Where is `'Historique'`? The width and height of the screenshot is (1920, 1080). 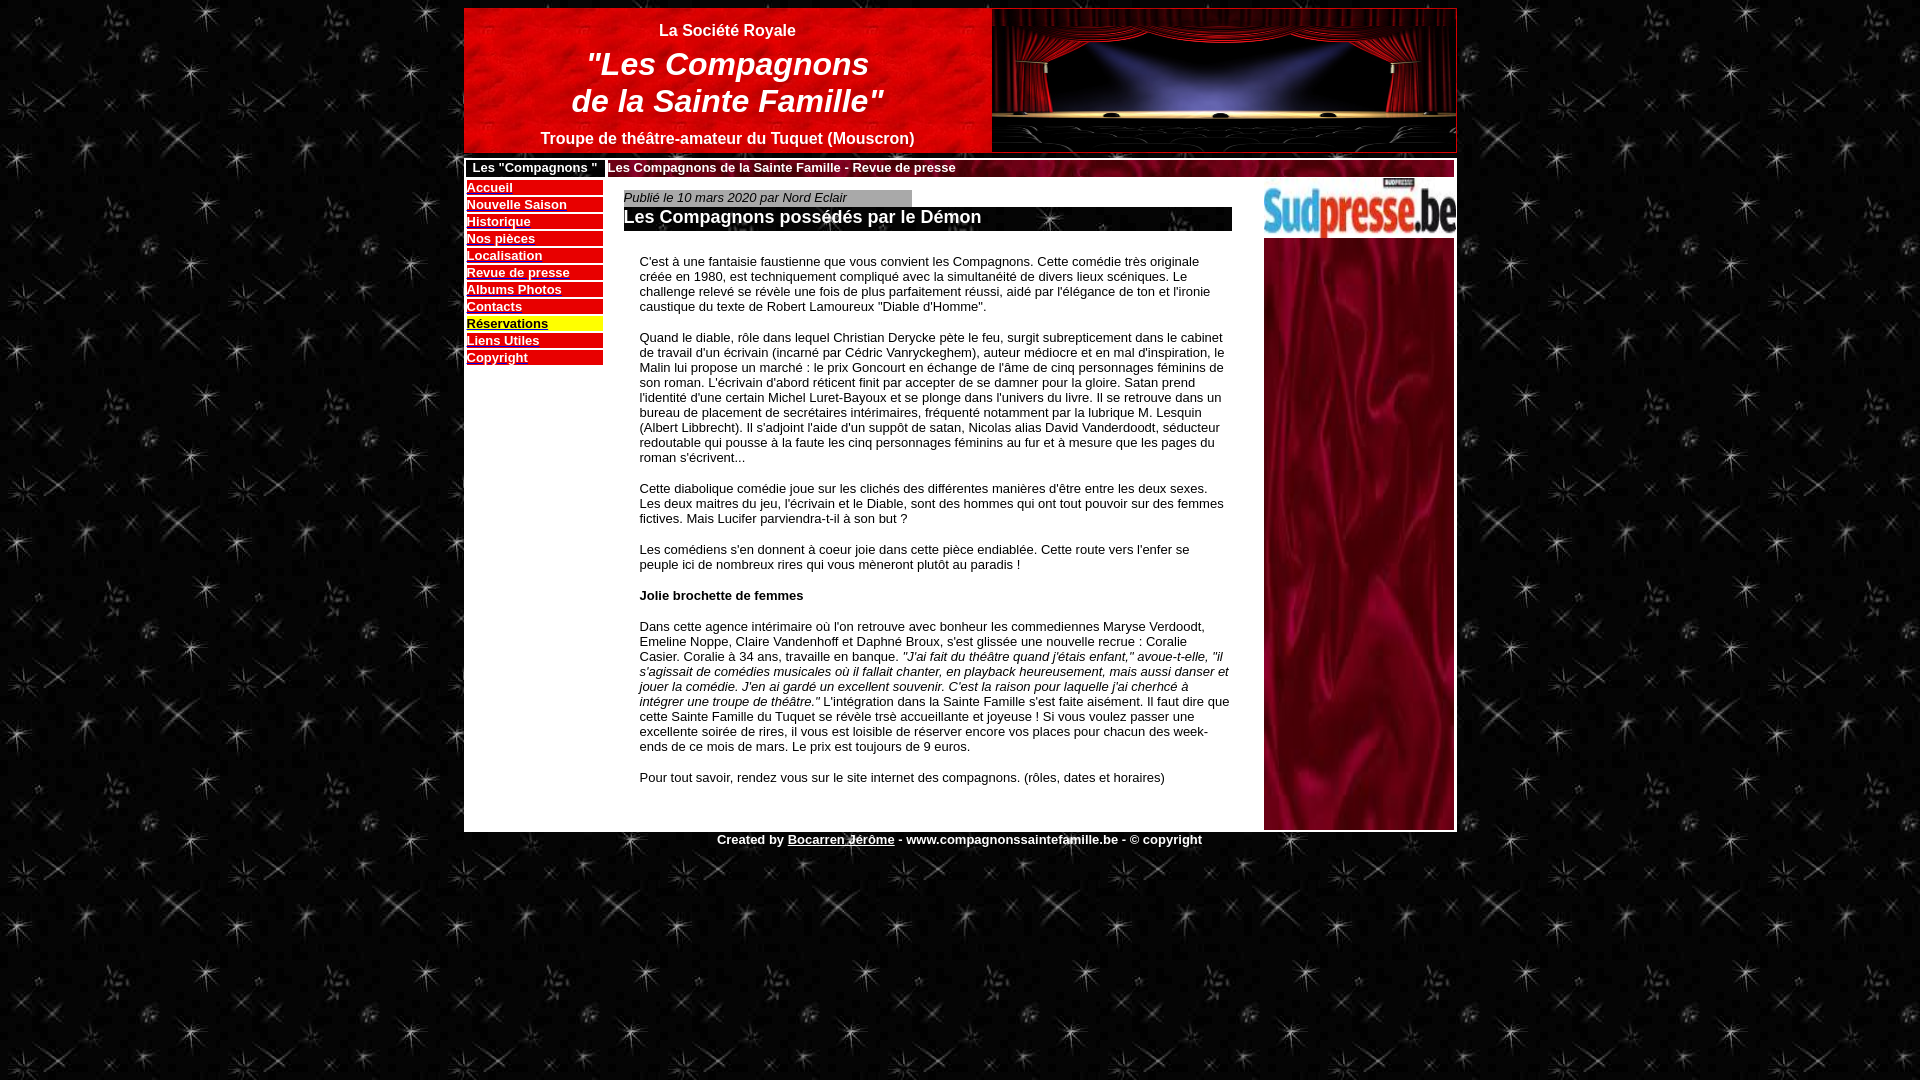 'Historique' is located at coordinates (464, 220).